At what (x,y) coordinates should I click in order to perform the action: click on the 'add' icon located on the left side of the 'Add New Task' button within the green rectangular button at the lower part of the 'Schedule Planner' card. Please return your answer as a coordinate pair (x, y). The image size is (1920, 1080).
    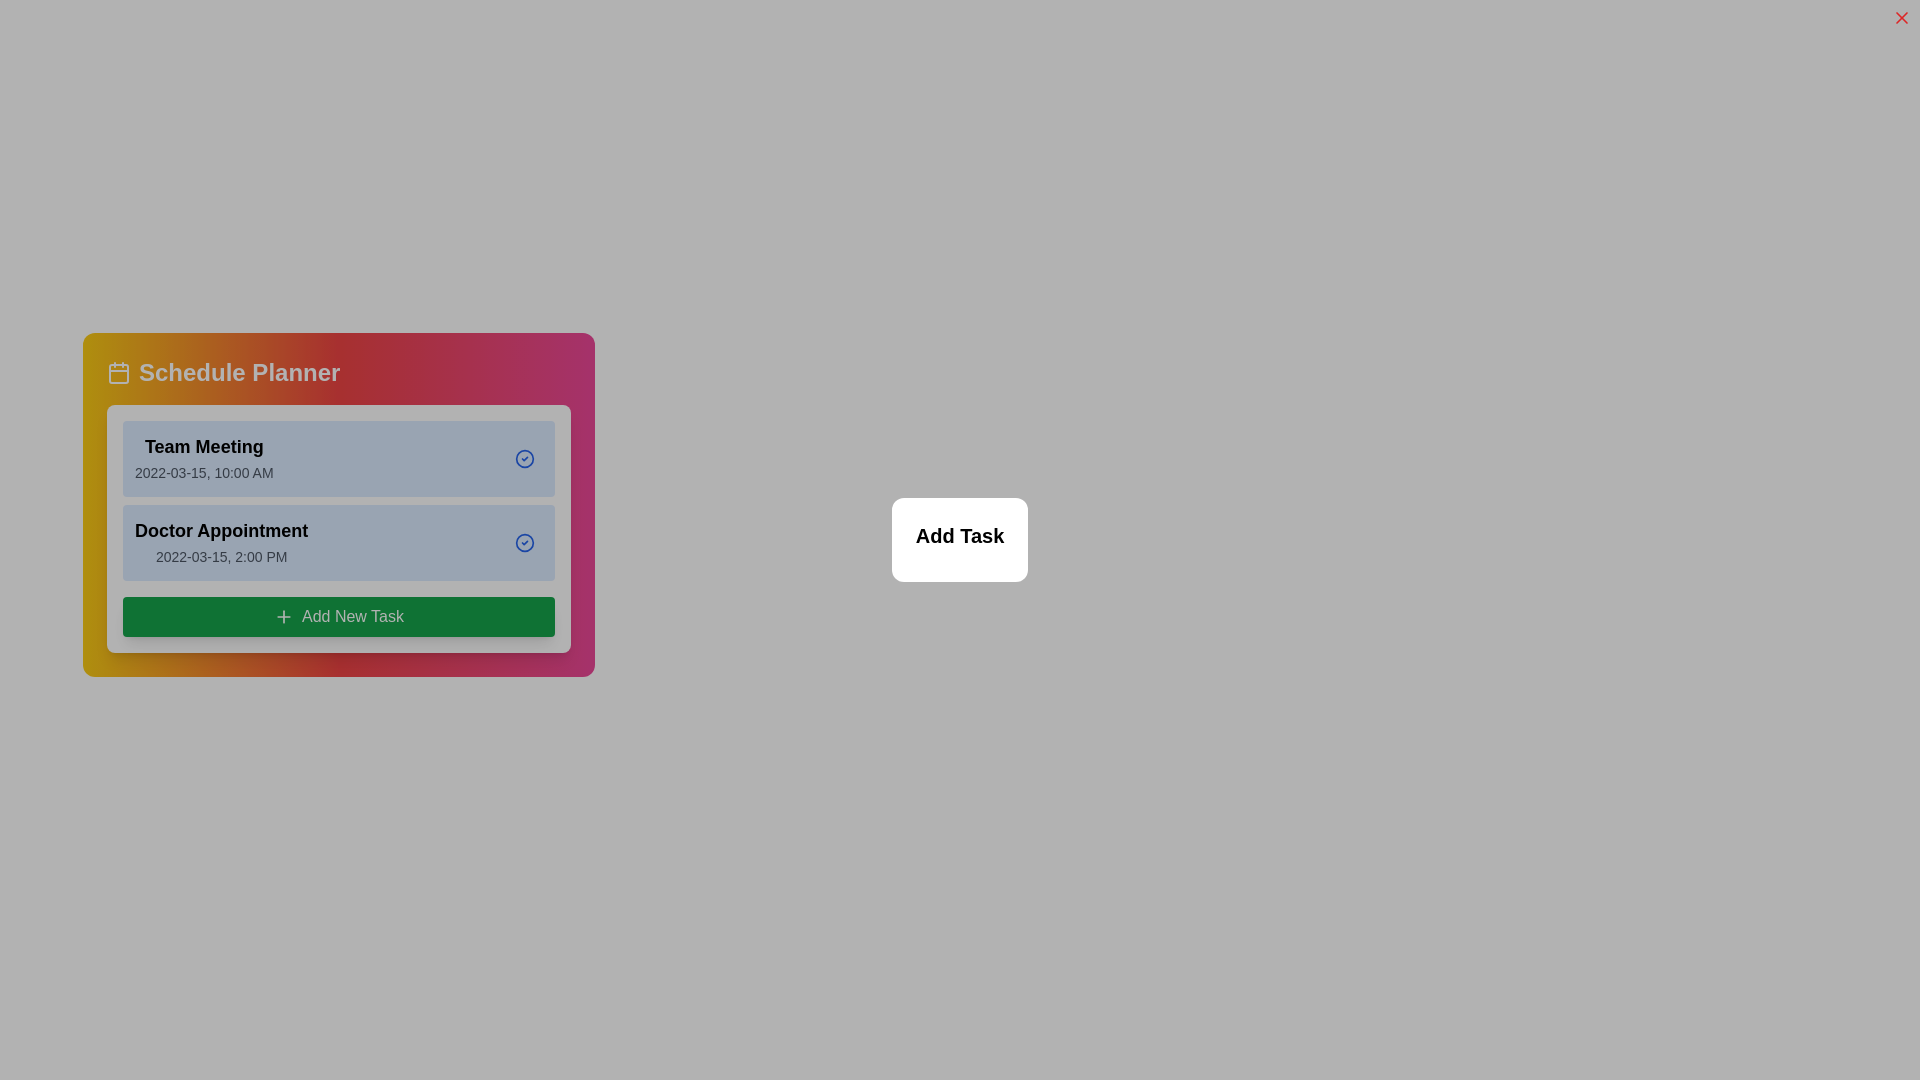
    Looking at the image, I should click on (282, 616).